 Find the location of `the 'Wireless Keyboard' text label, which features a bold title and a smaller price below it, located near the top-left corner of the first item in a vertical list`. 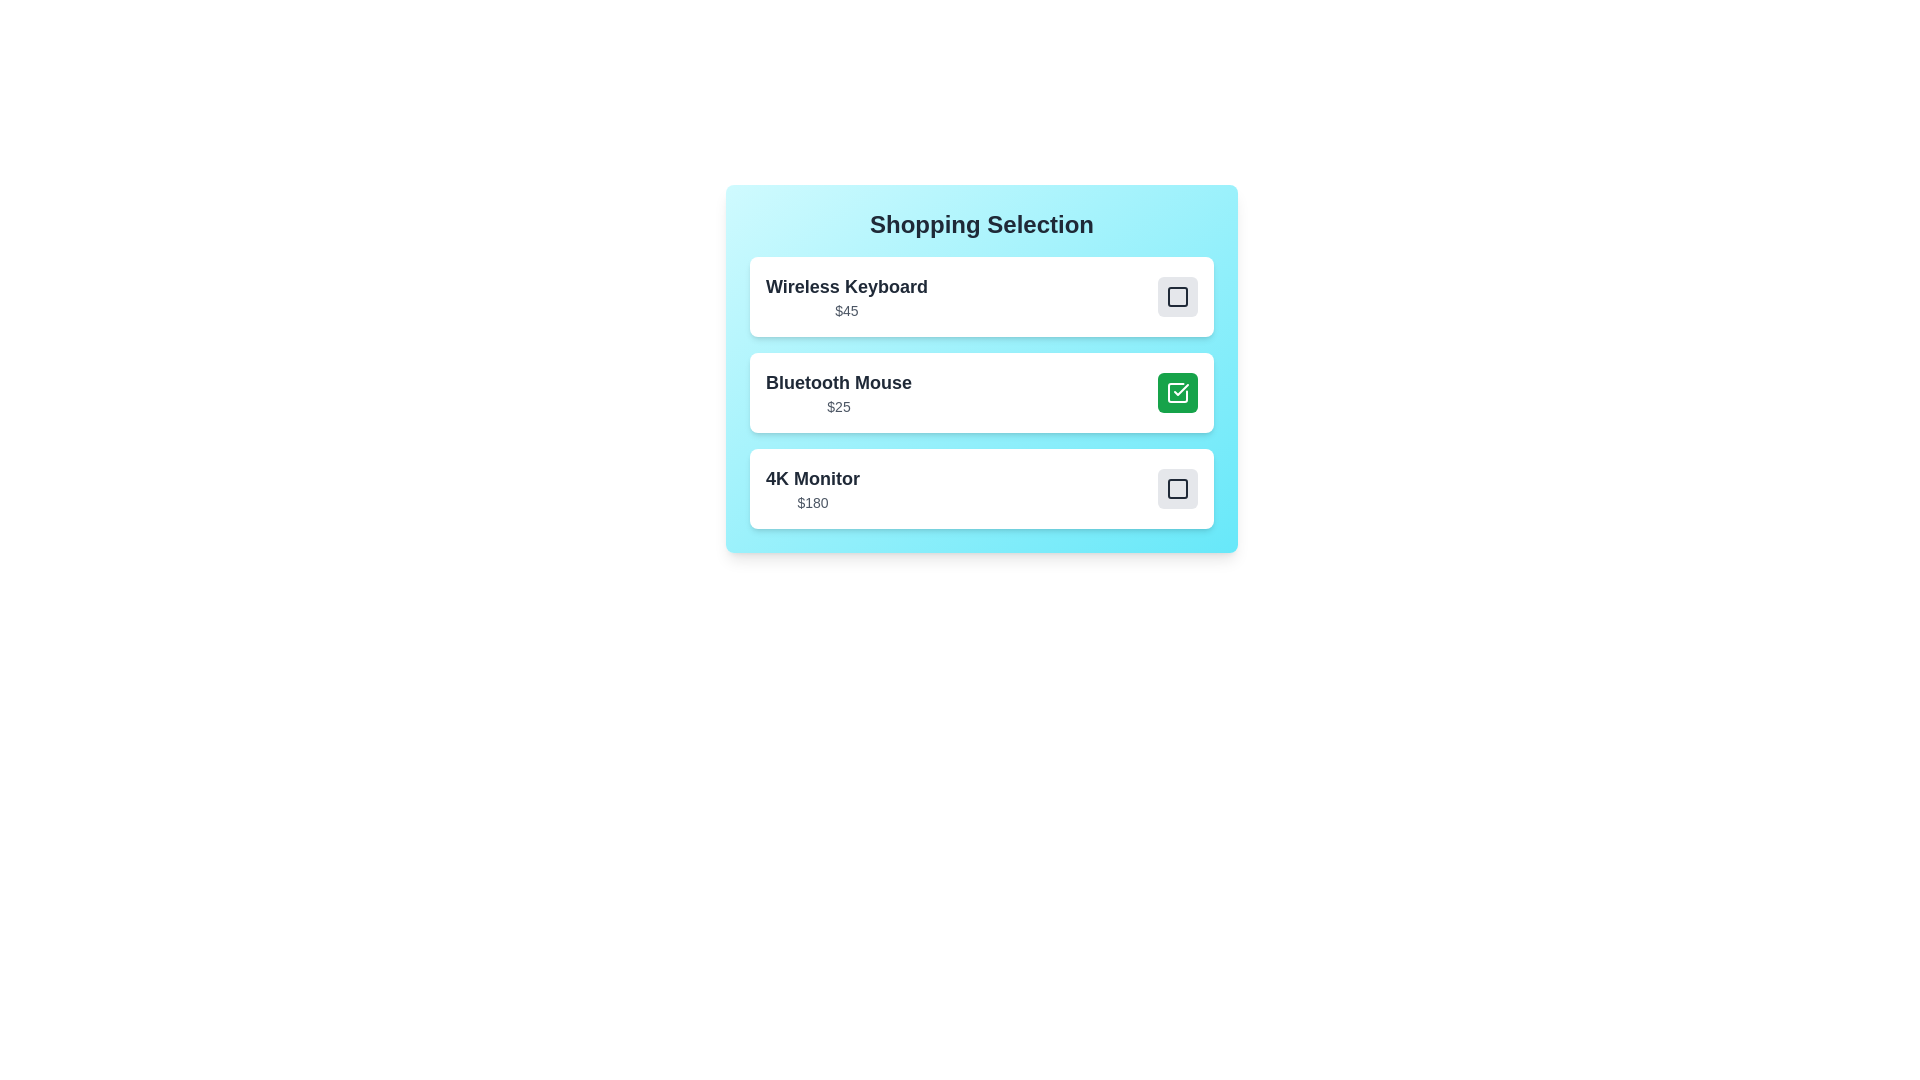

the 'Wireless Keyboard' text label, which features a bold title and a smaller price below it, located near the top-left corner of the first item in a vertical list is located at coordinates (846, 297).